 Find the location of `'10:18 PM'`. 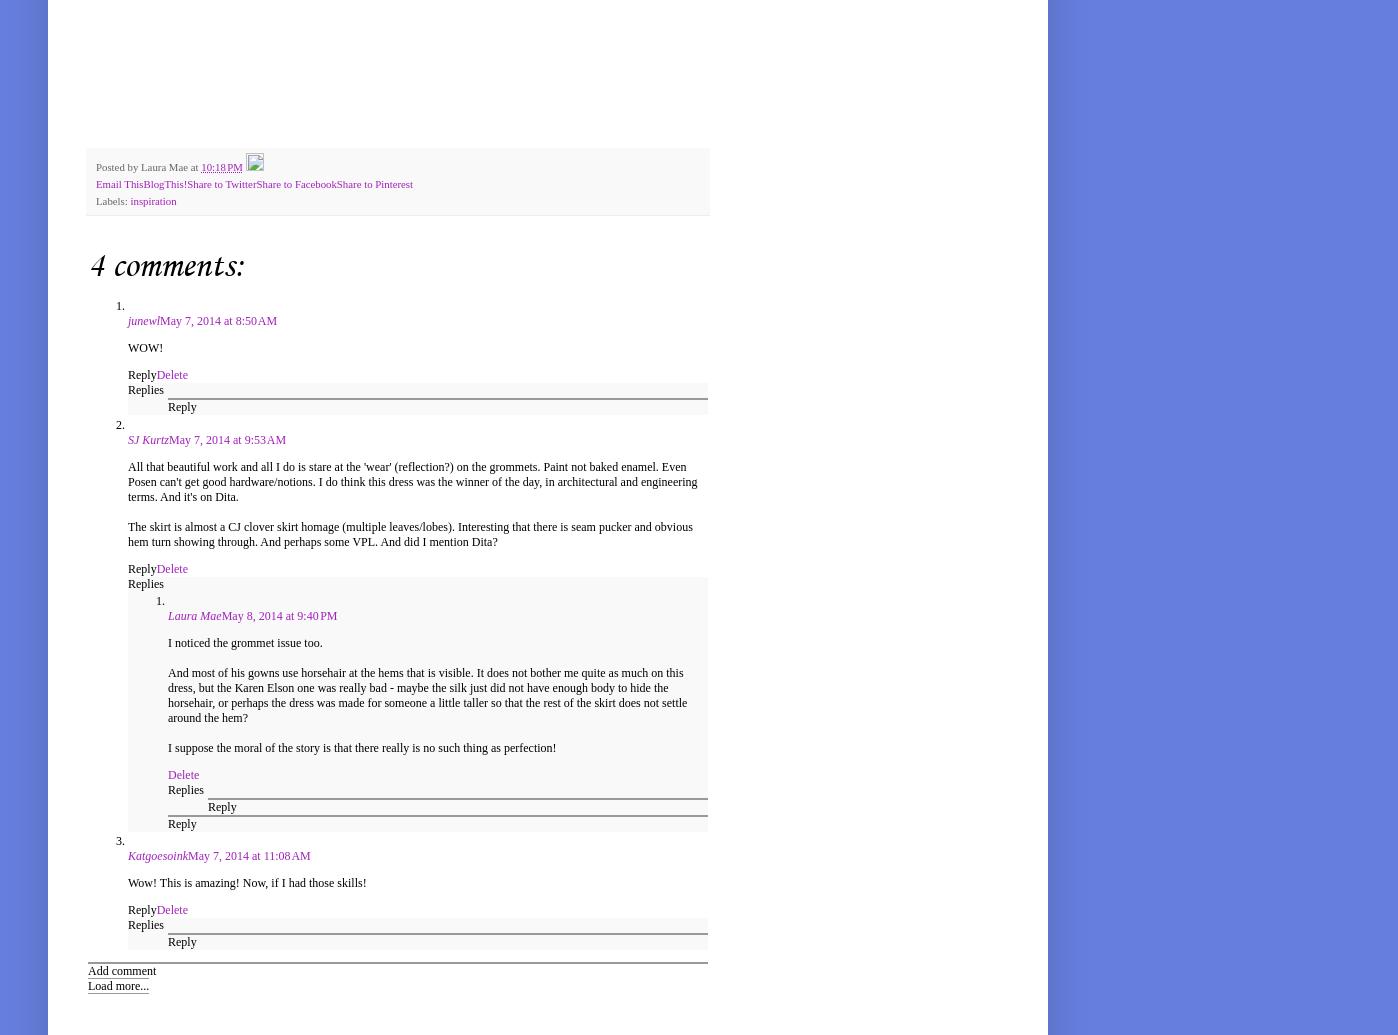

'10:18 PM' is located at coordinates (221, 166).